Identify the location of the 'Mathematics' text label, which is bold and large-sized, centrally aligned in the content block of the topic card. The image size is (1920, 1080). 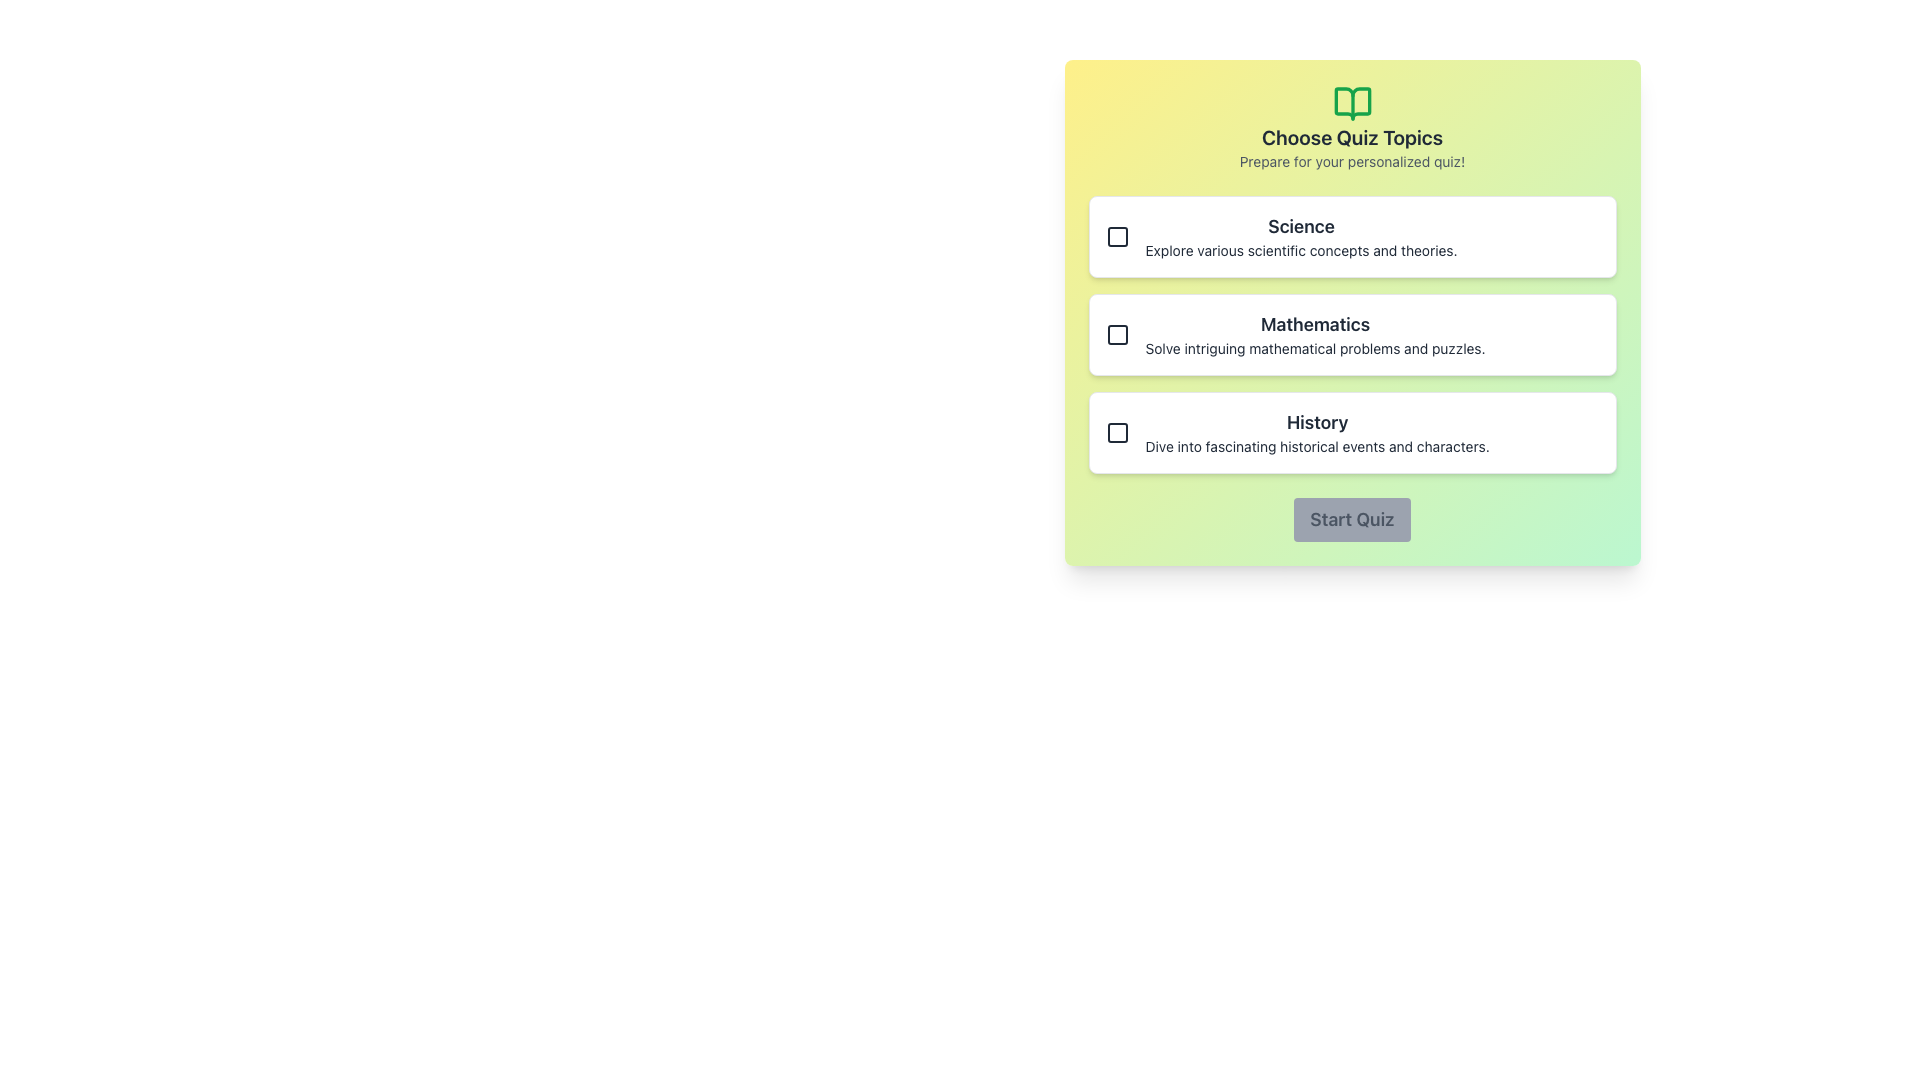
(1315, 323).